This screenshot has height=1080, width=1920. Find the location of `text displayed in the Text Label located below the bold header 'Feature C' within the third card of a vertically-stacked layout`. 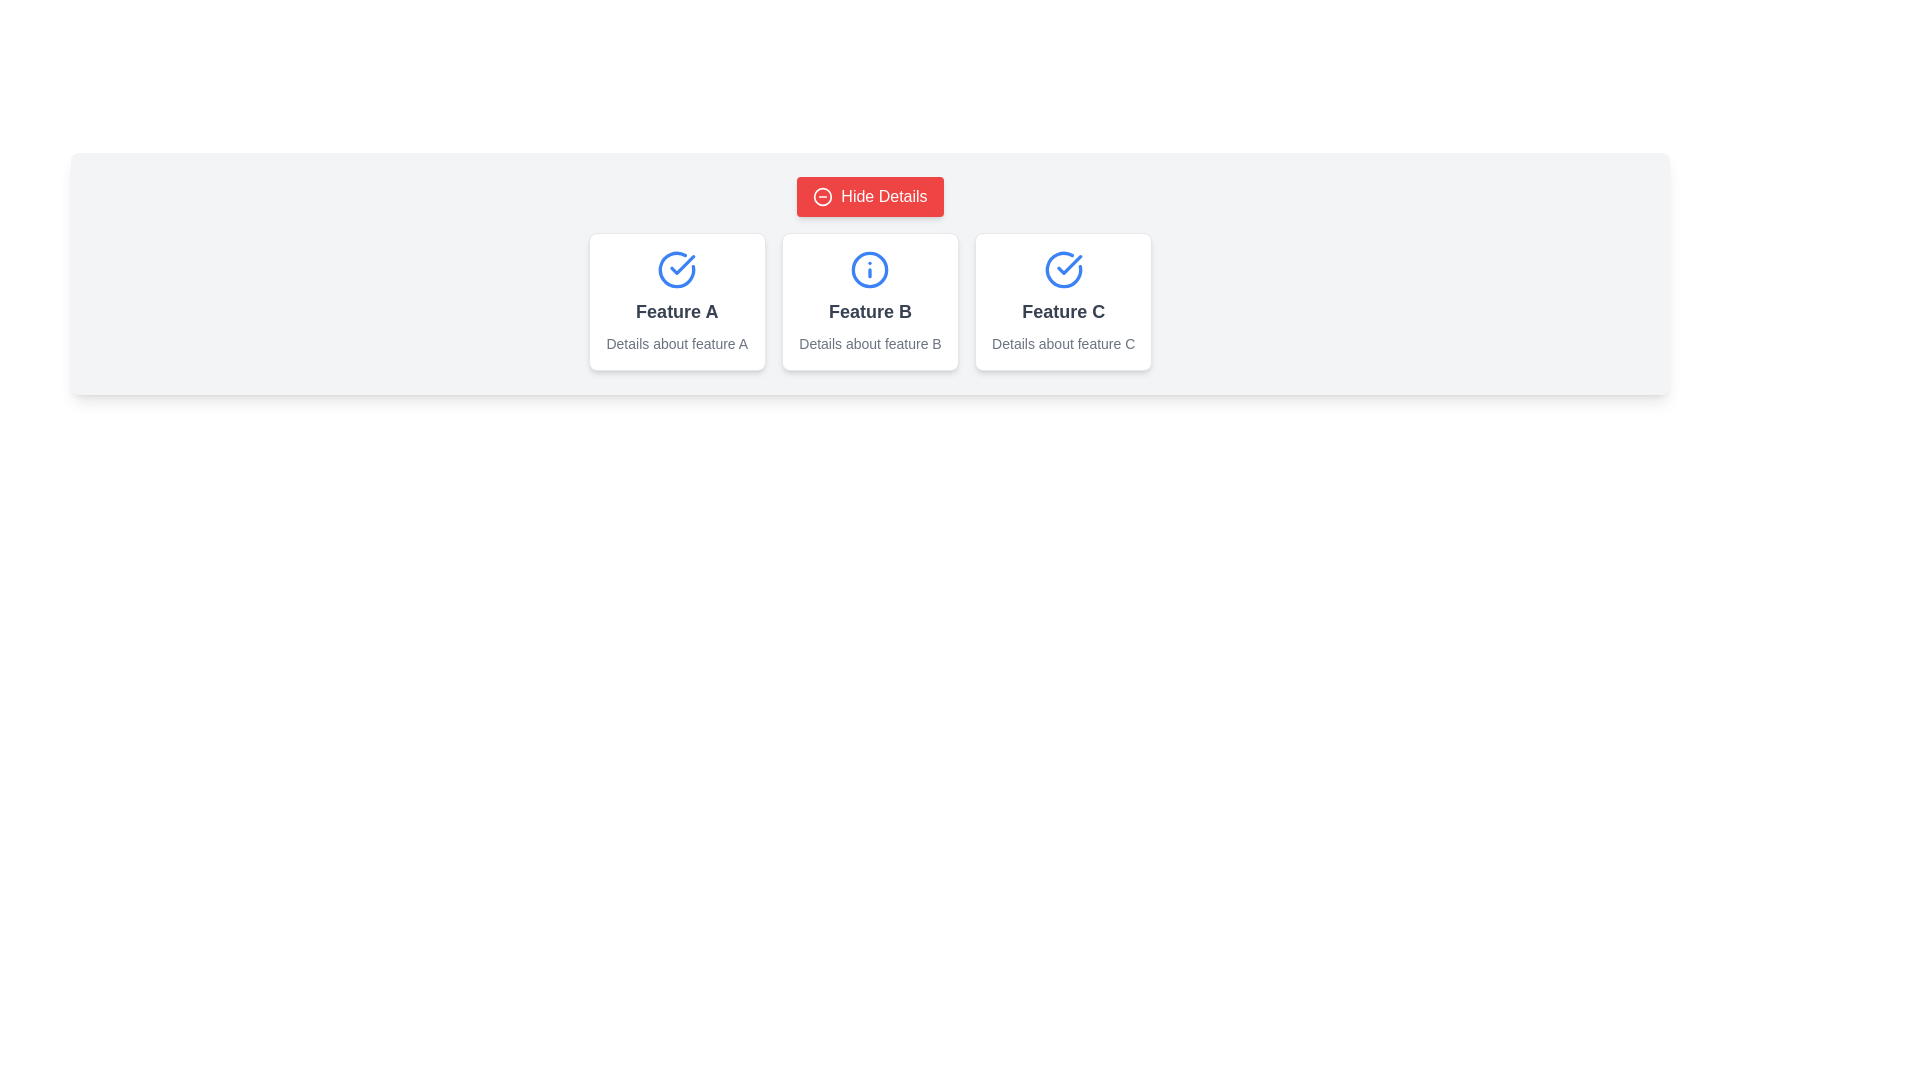

text displayed in the Text Label located below the bold header 'Feature C' within the third card of a vertically-stacked layout is located at coordinates (1062, 342).